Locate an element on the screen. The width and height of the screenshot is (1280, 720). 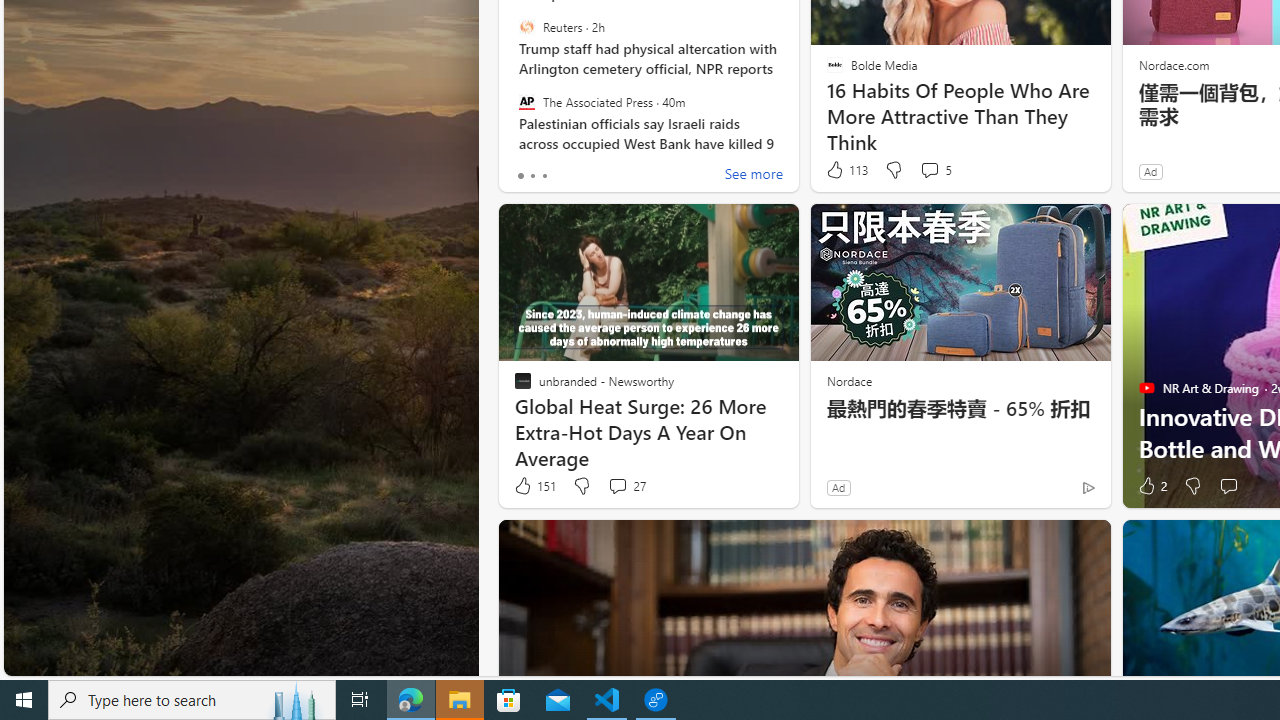
'View comments 5 Comment' is located at coordinates (934, 169).